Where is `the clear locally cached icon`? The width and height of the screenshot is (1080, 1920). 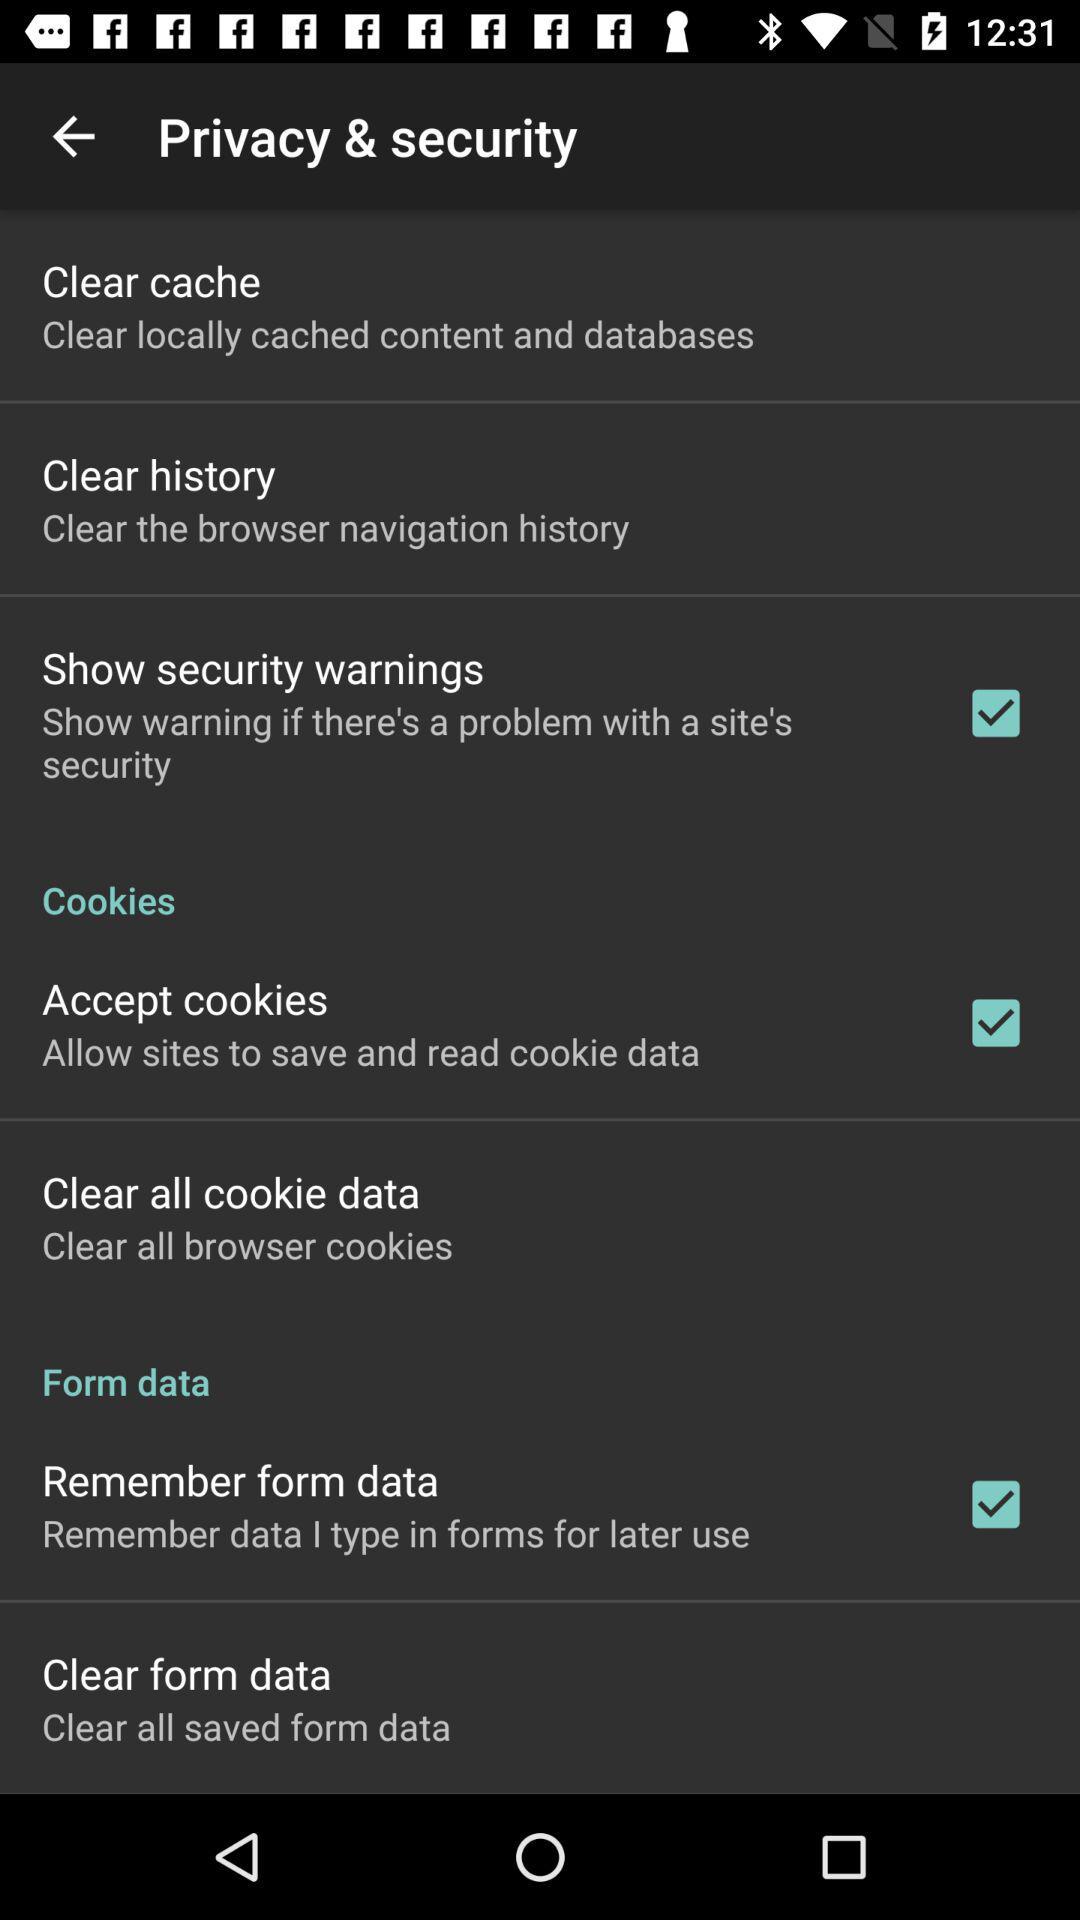 the clear locally cached icon is located at coordinates (398, 333).